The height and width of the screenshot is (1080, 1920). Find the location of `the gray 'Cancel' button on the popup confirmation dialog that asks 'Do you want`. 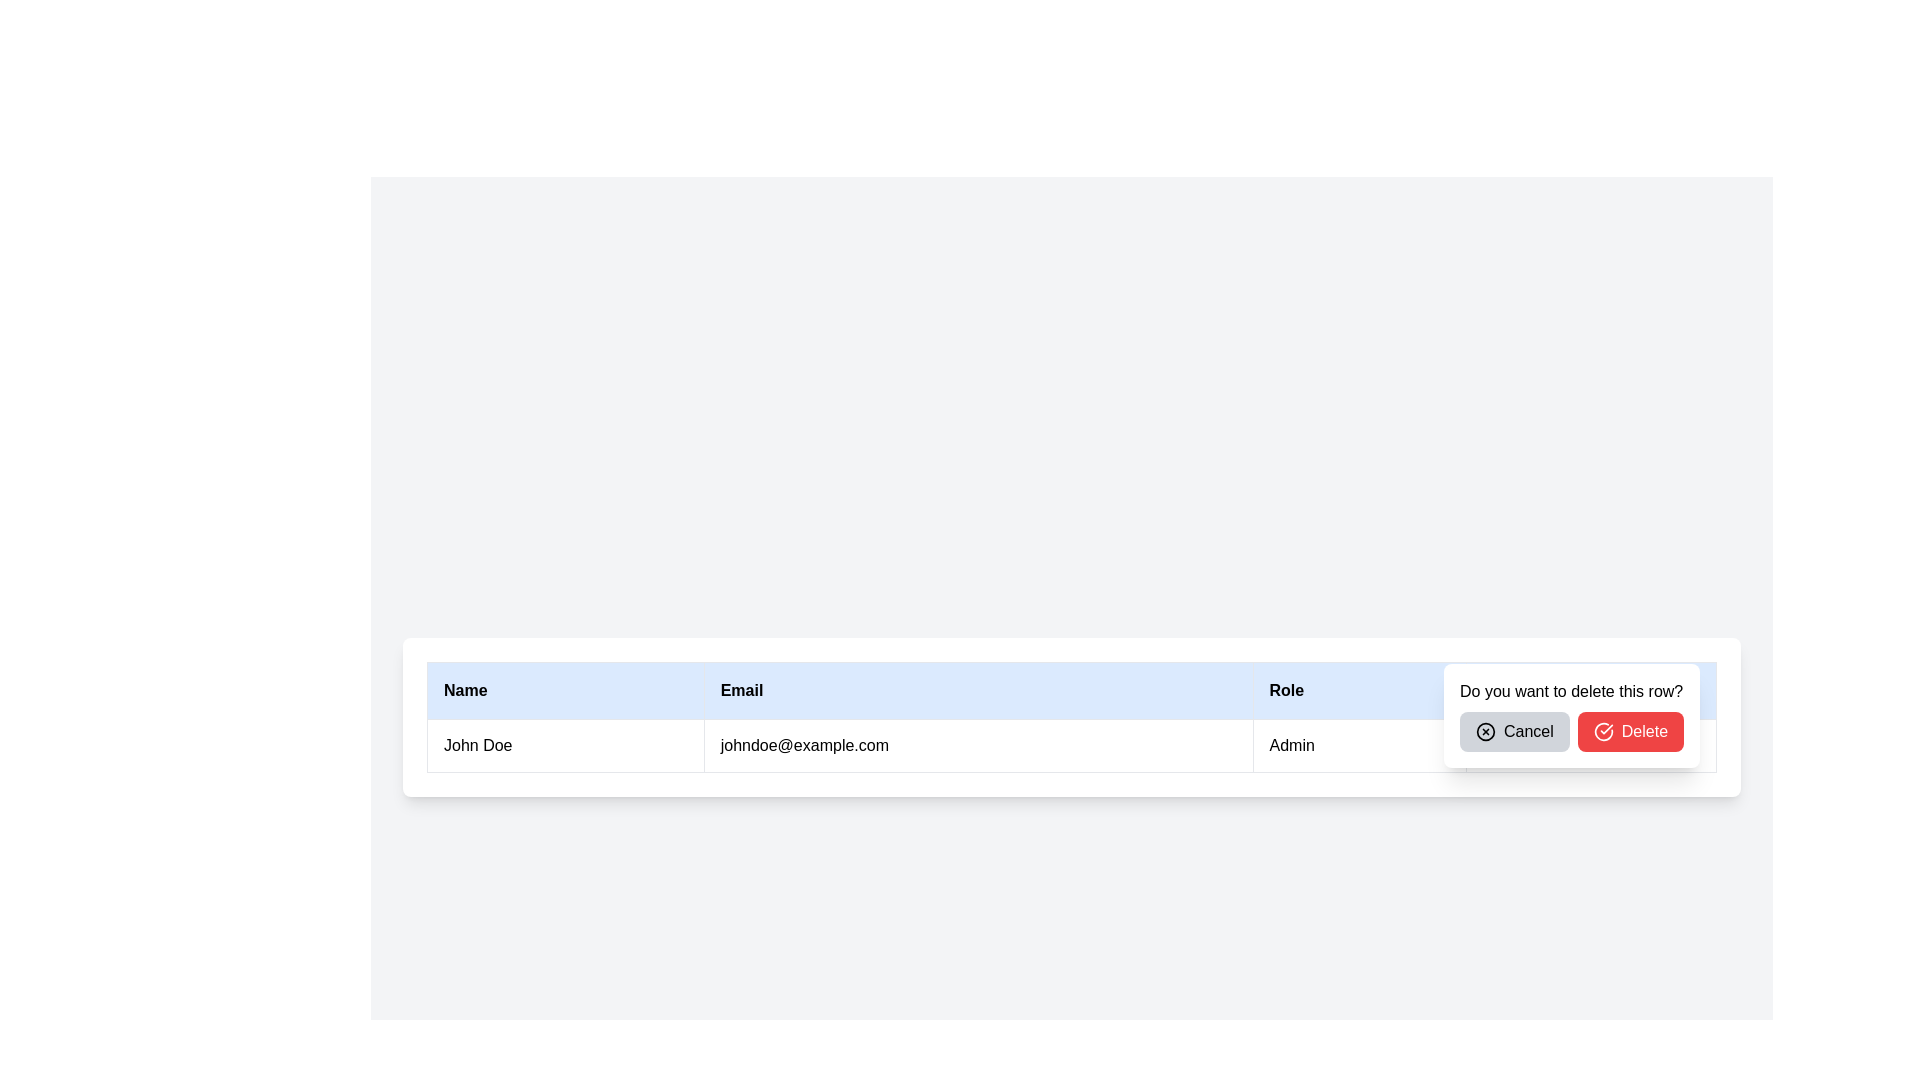

the gray 'Cancel' button on the popup confirmation dialog that asks 'Do you want is located at coordinates (1570, 713).